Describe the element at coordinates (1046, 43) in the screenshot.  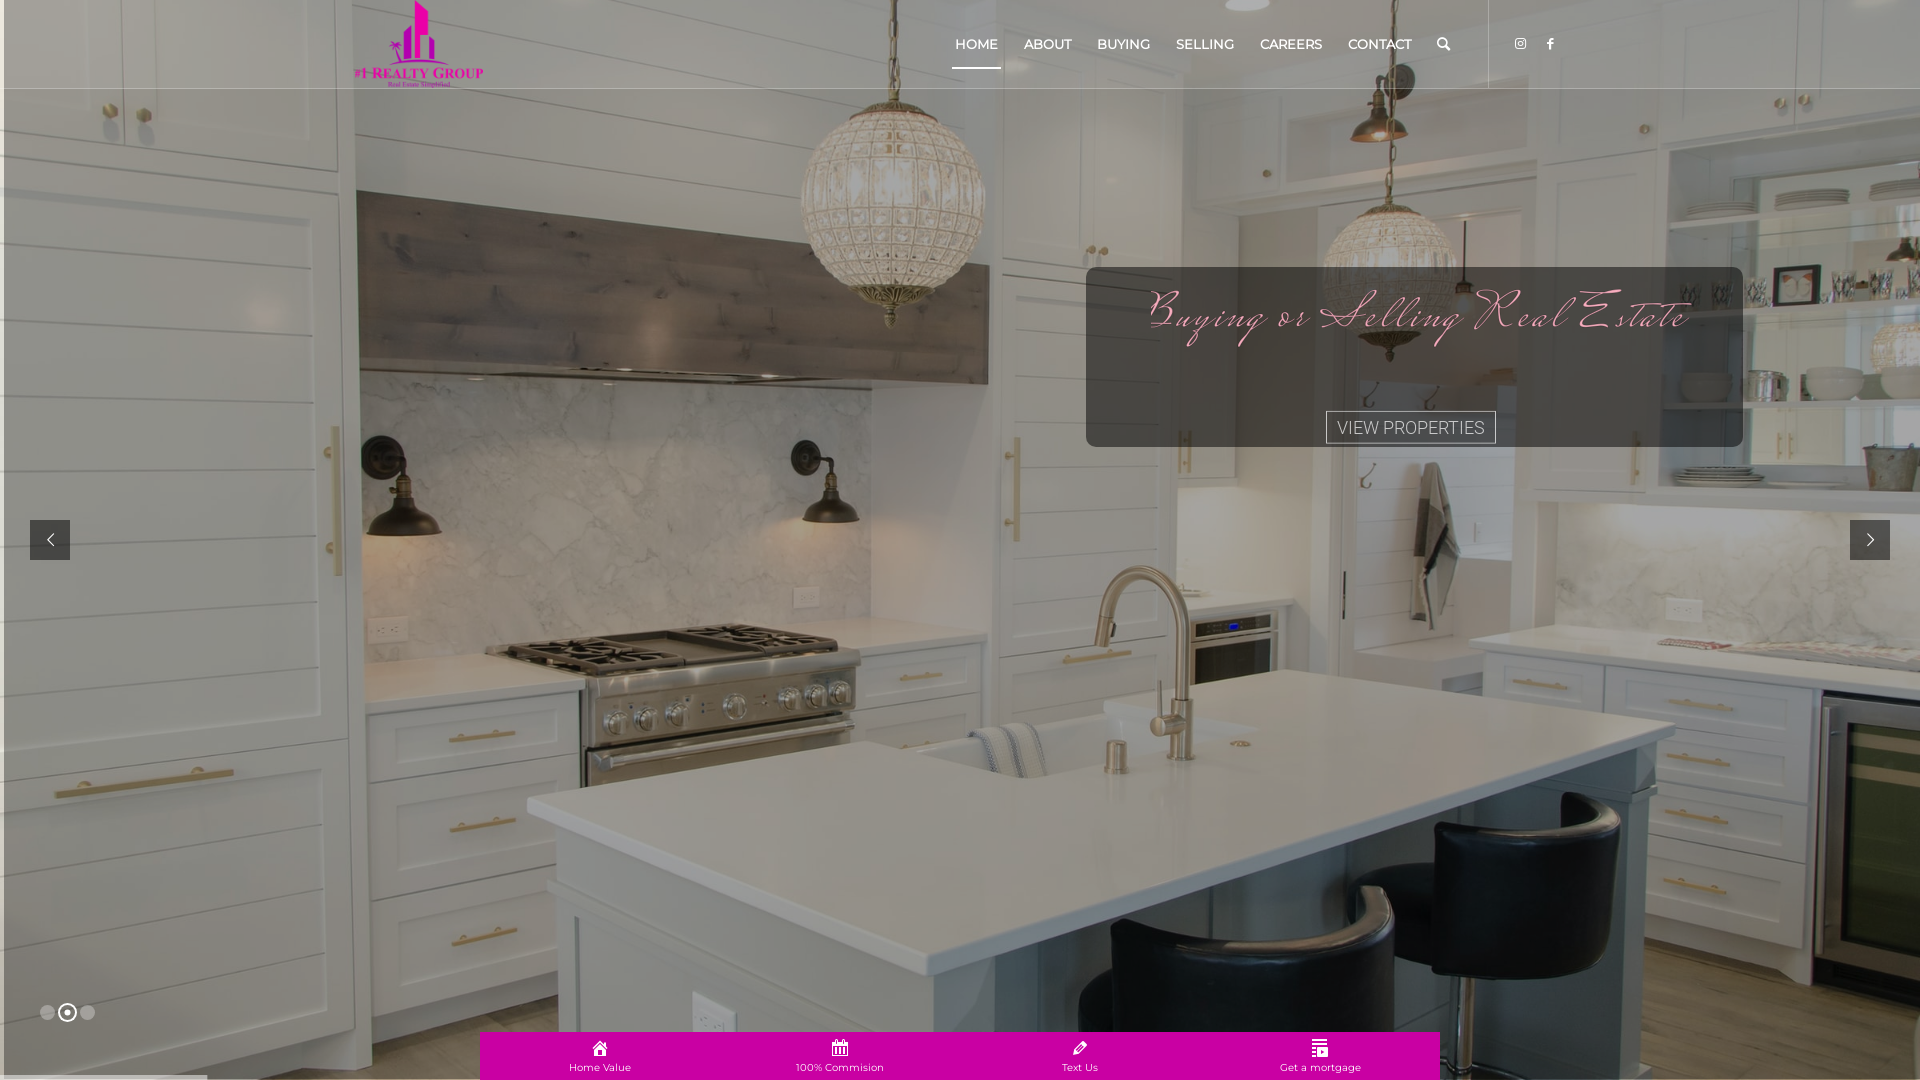
I see `'ABOUT'` at that location.